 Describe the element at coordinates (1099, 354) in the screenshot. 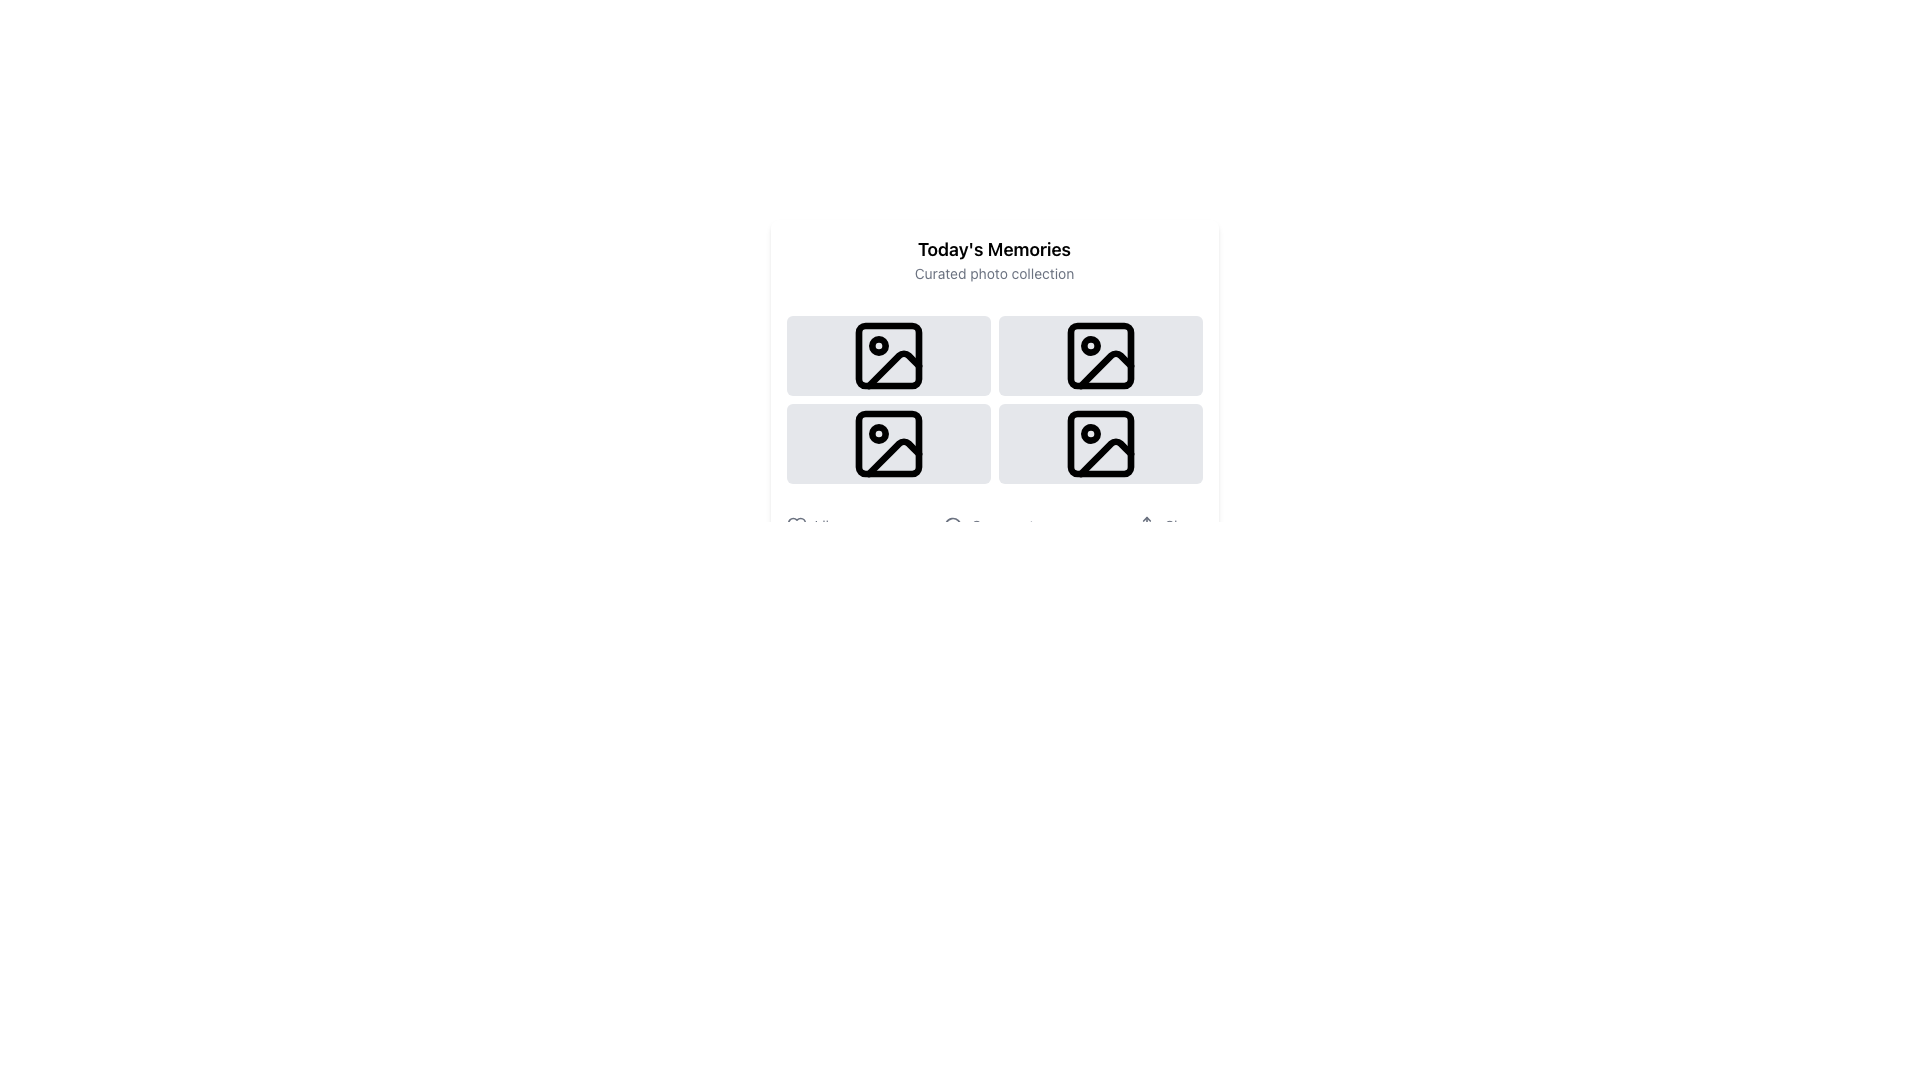

I see `the small, rounded rectangular icon in the 'Today's Memories' grid, located in the second item of the top row` at that location.